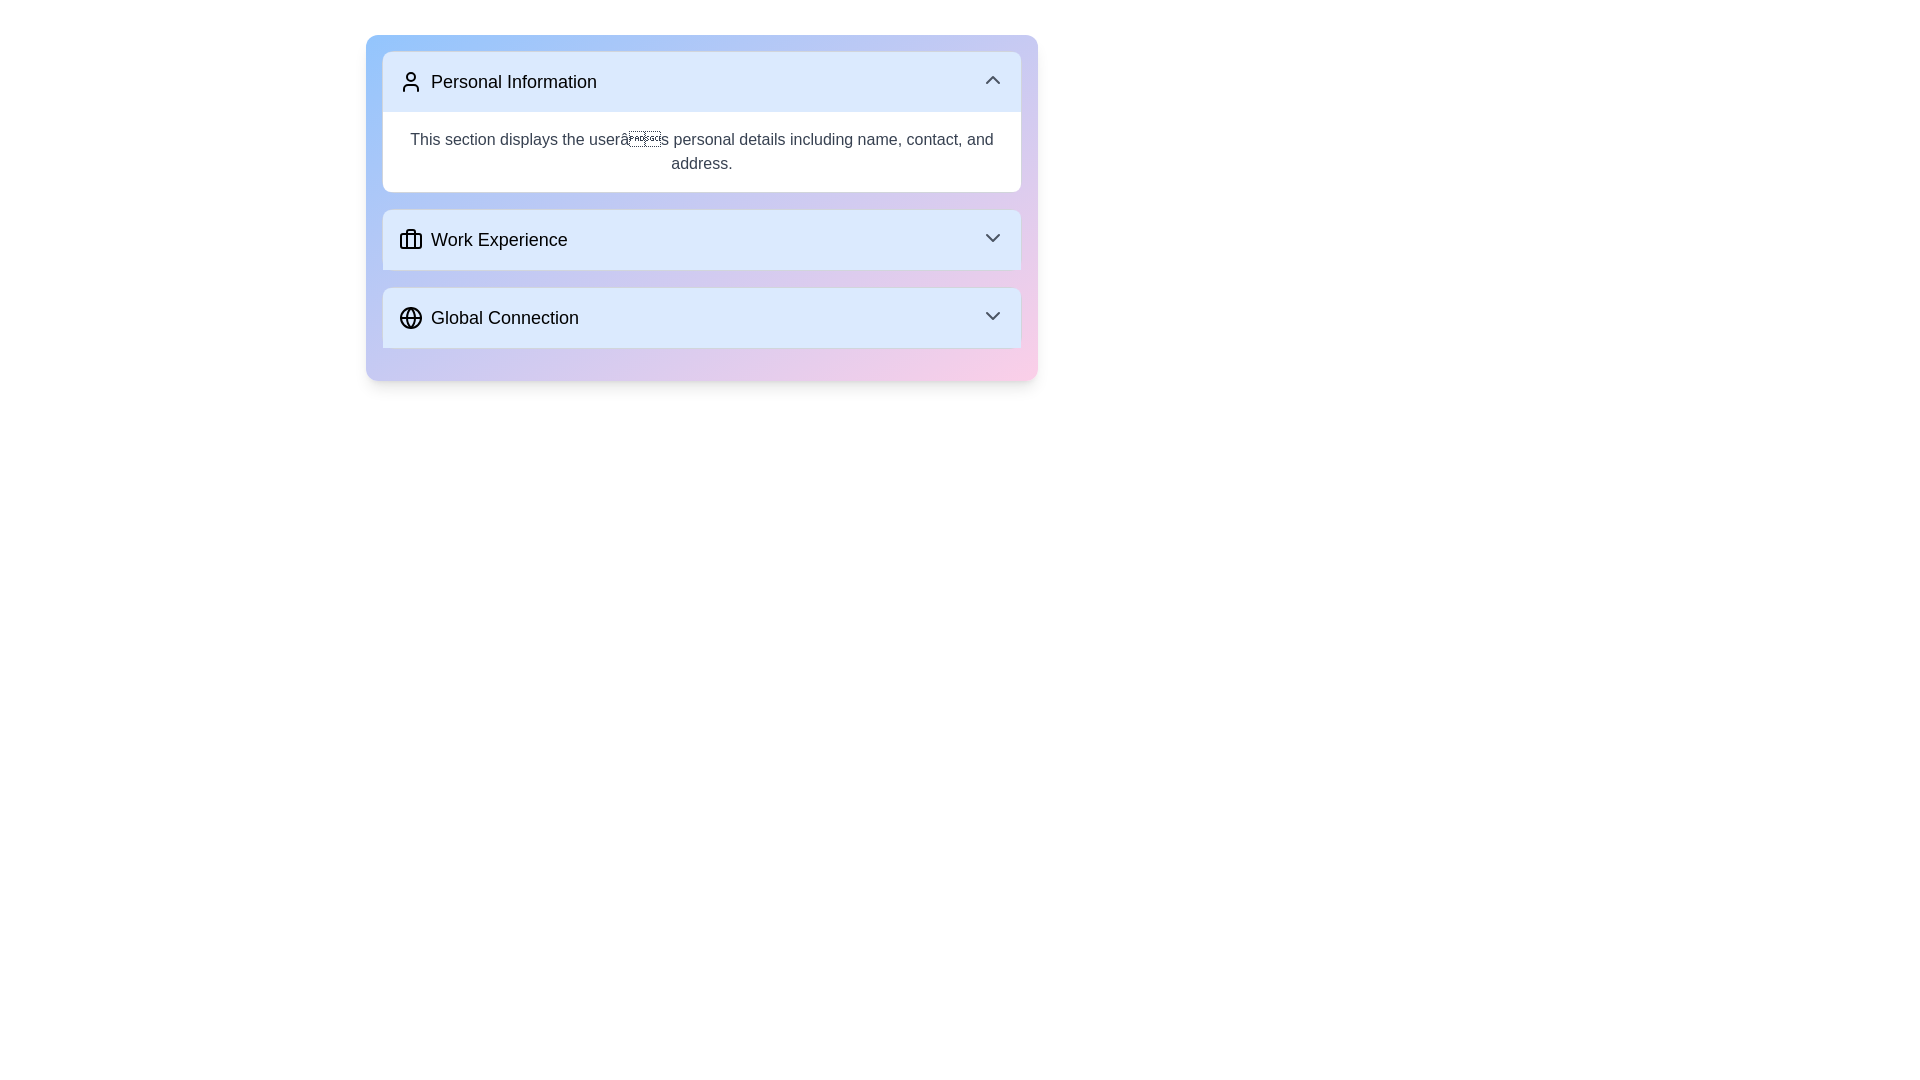 The height and width of the screenshot is (1080, 1920). What do you see at coordinates (701, 150) in the screenshot?
I see `the Informative Section that provides details about the user's personal information, located below the 'Personal Information' heading` at bounding box center [701, 150].